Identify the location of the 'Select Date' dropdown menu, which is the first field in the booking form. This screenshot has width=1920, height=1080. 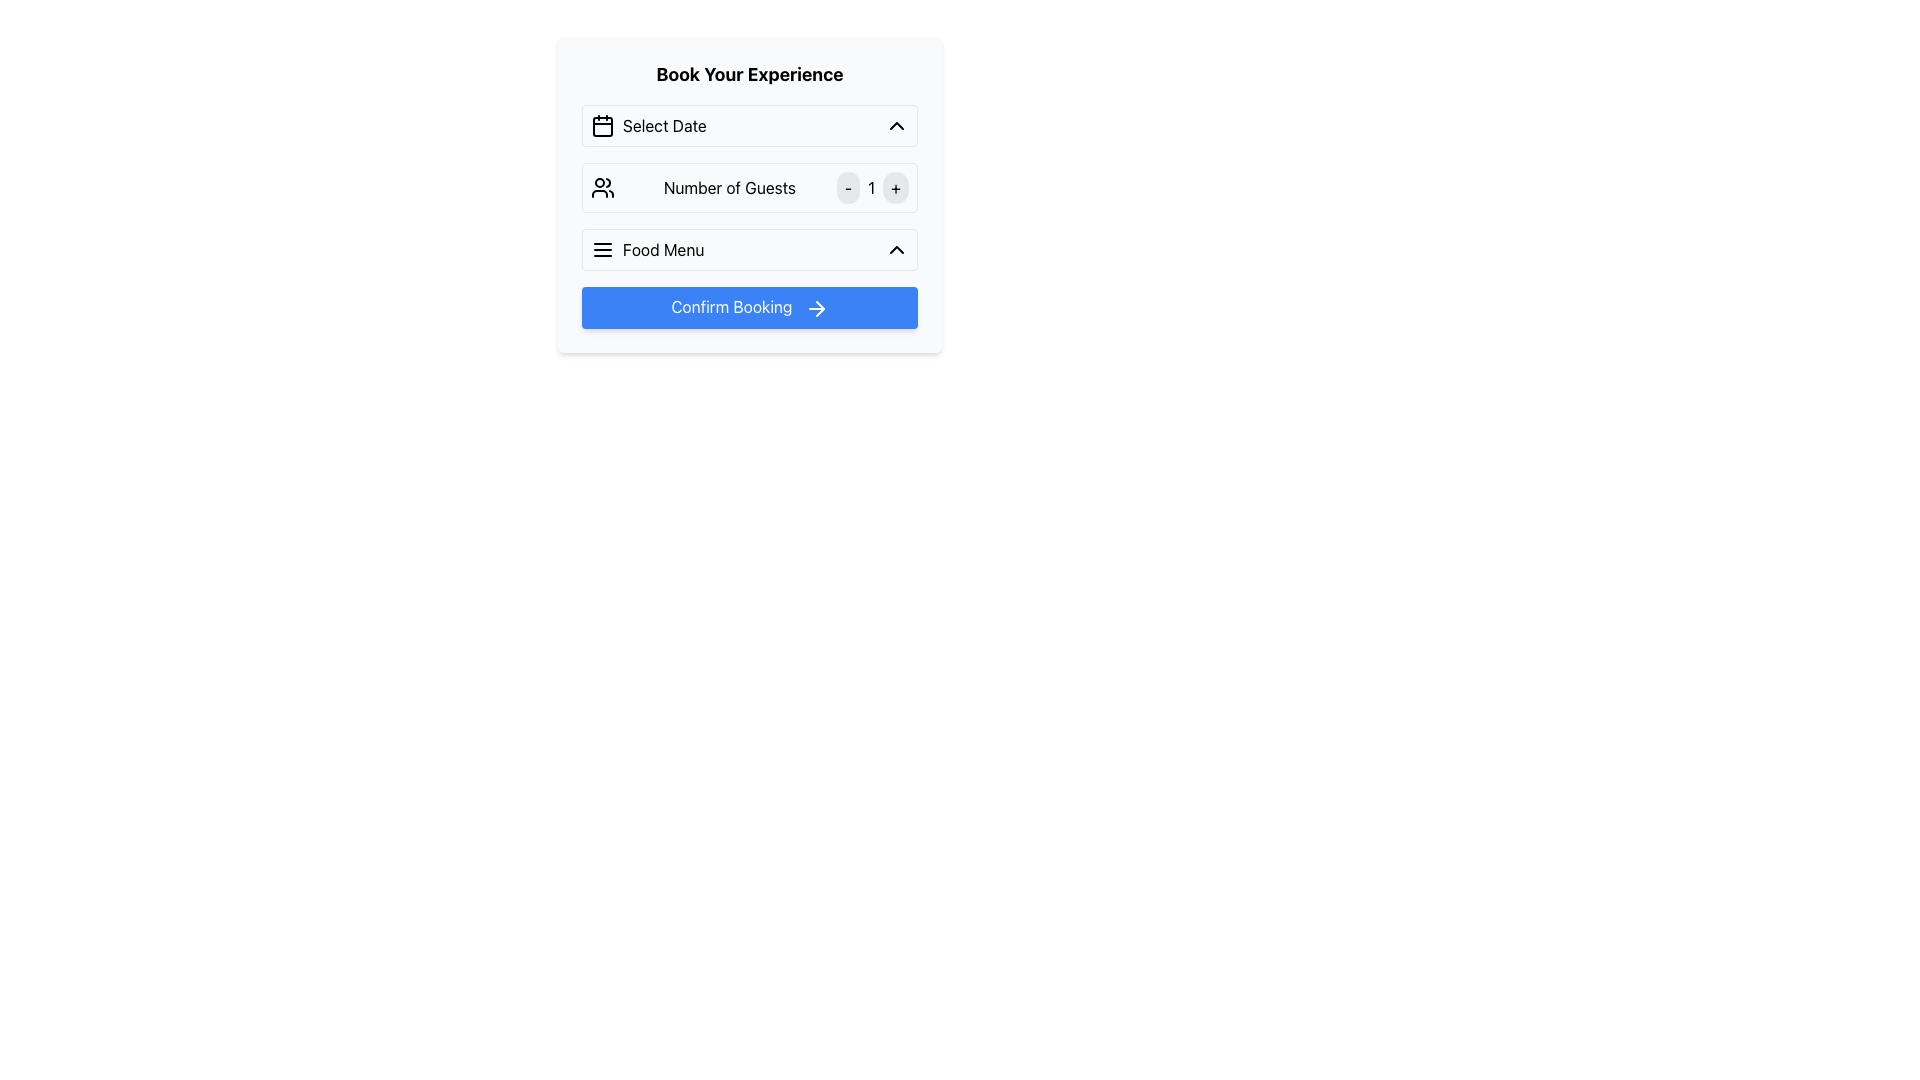
(748, 126).